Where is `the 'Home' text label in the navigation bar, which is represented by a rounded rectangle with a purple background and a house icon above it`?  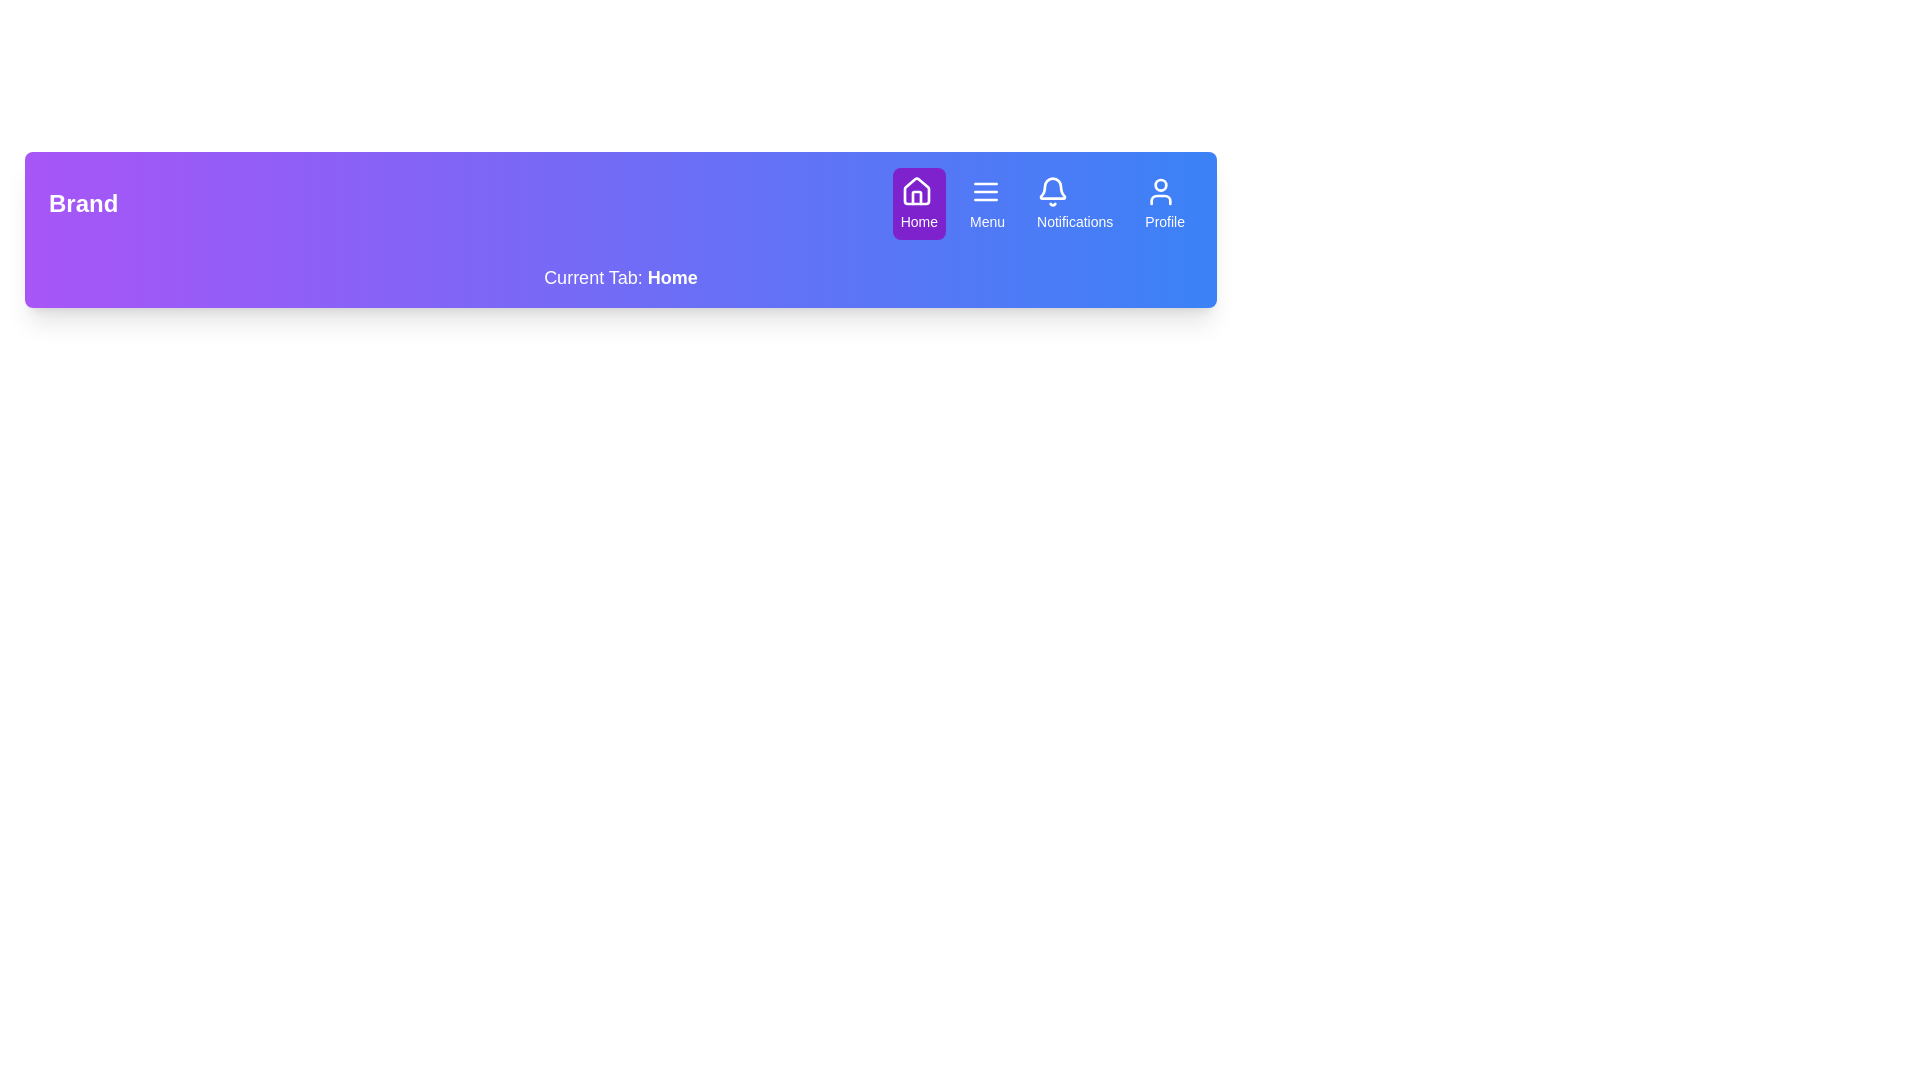 the 'Home' text label in the navigation bar, which is represented by a rounded rectangle with a purple background and a house icon above it is located at coordinates (918, 222).